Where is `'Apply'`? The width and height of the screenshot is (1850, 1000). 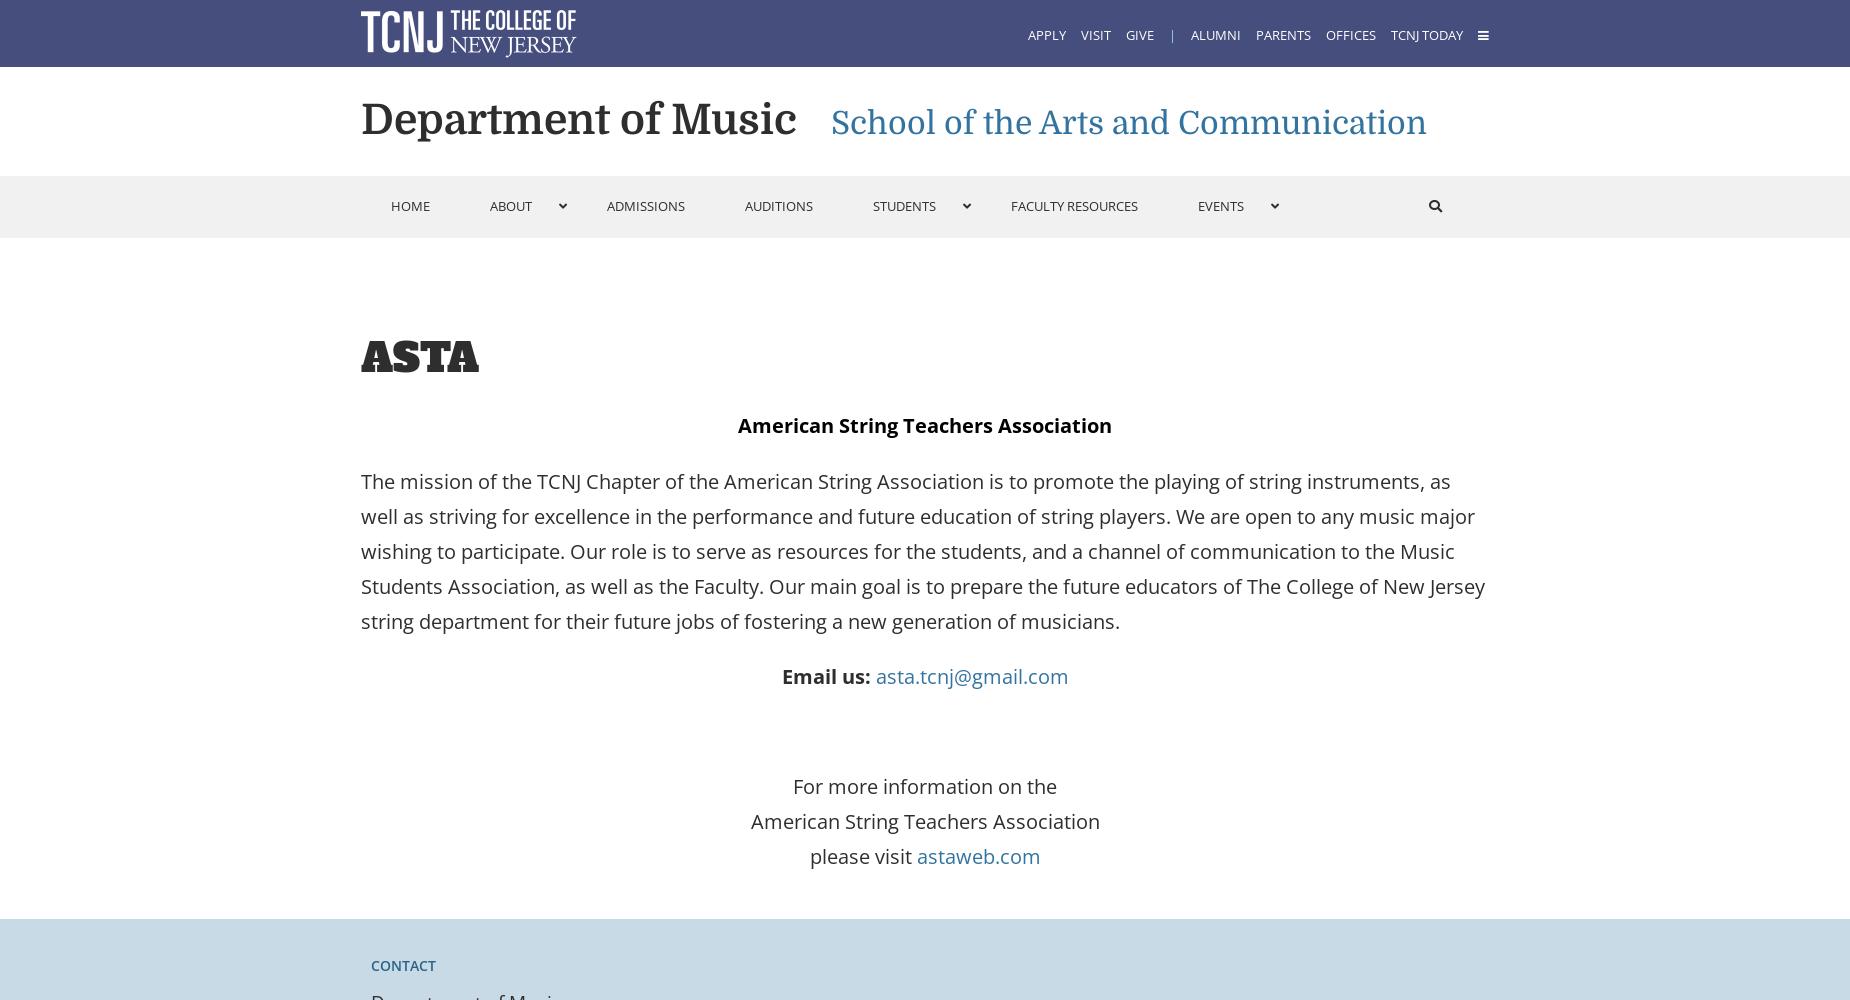 'Apply' is located at coordinates (1044, 35).